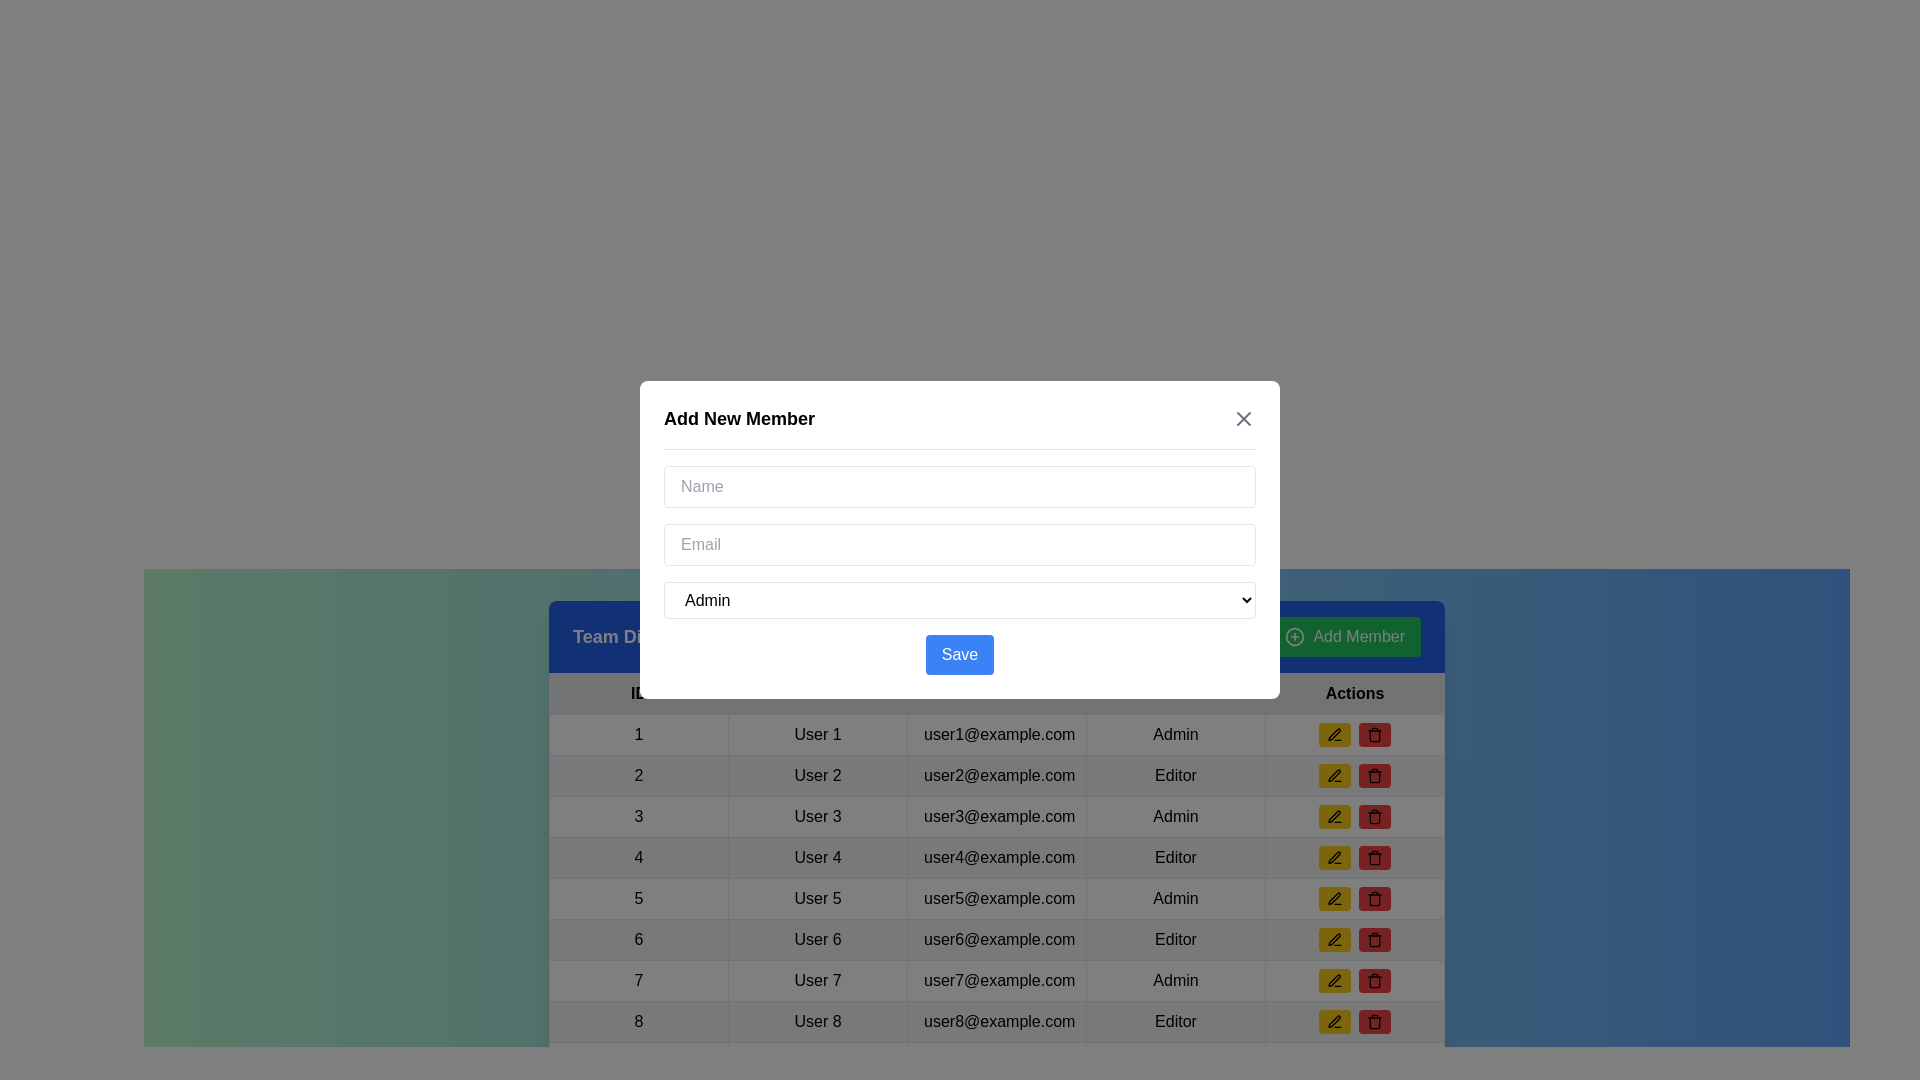  I want to click on the 'Add Member' button, which is a green rectangular button with rounded corners located in the top-right corner of the 'Team Directory' header, so click(1345, 636).